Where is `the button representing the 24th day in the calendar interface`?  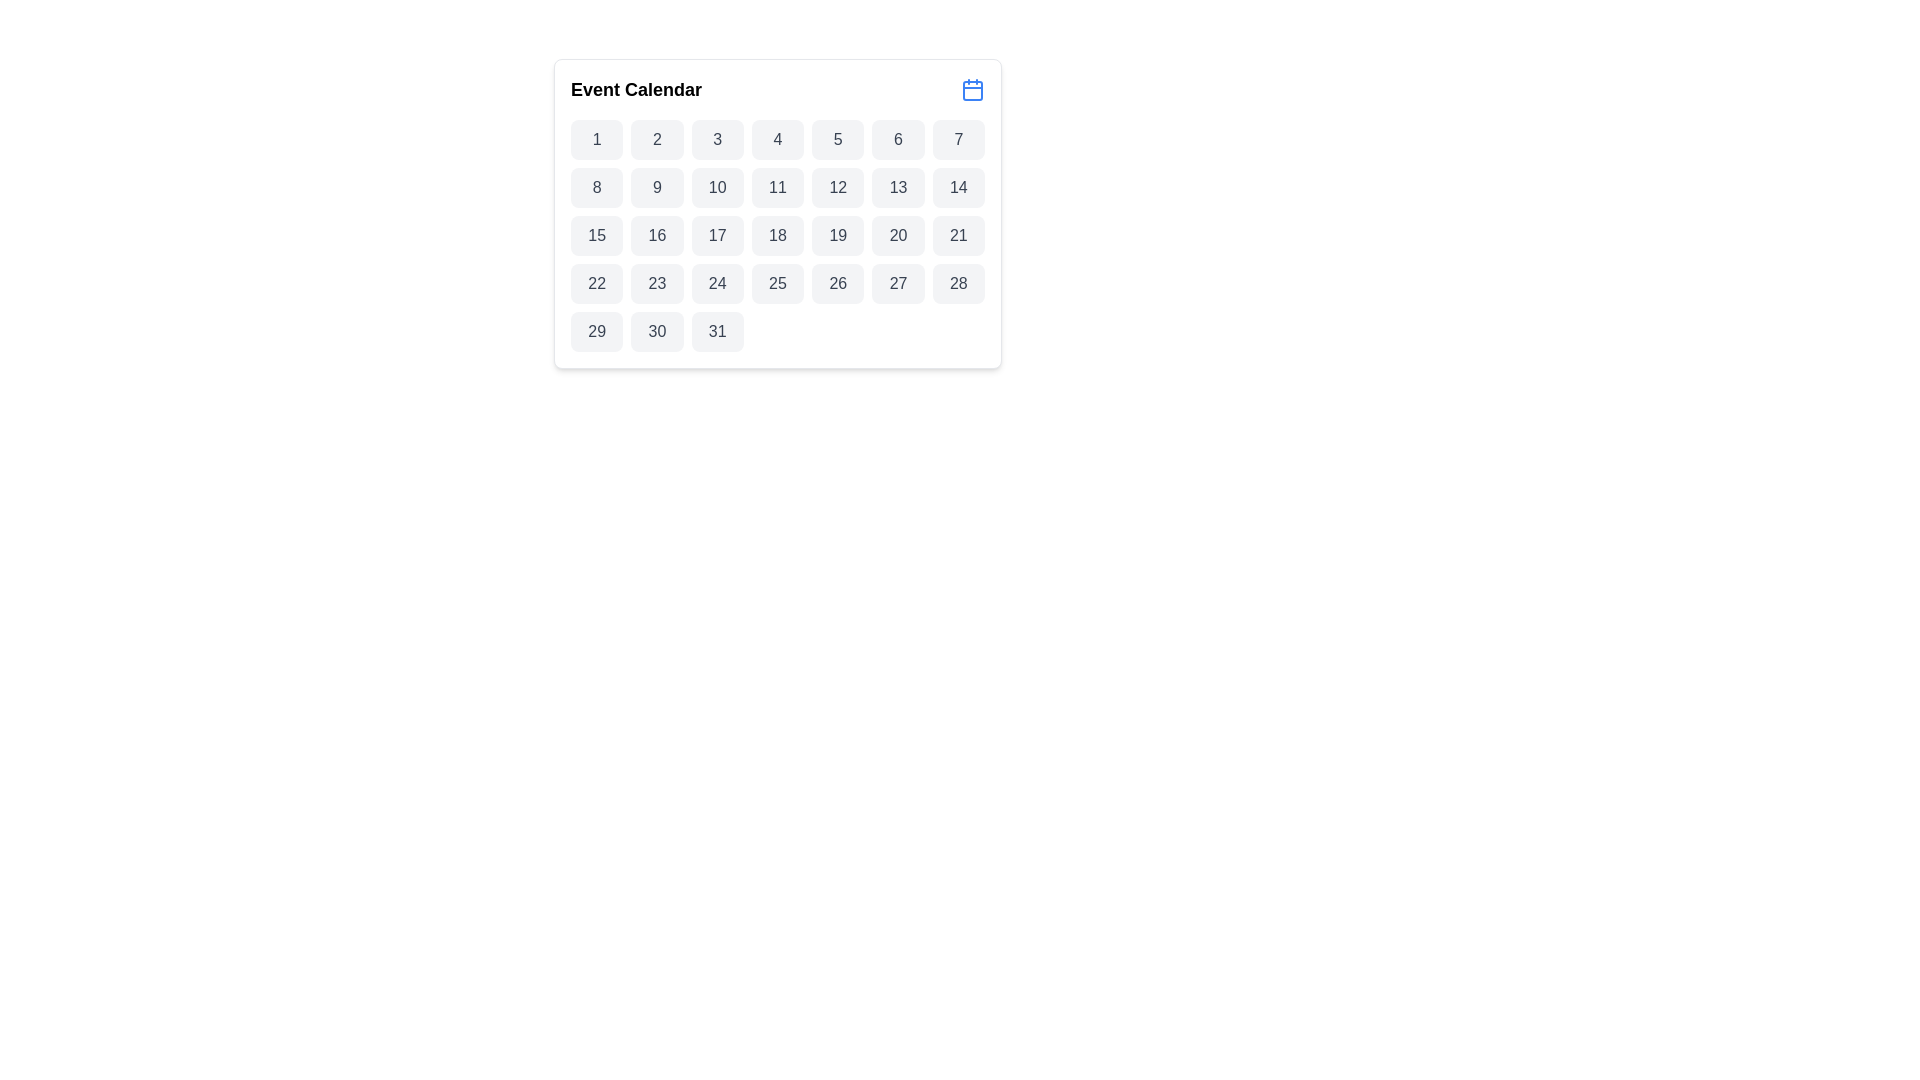 the button representing the 24th day in the calendar interface is located at coordinates (717, 284).